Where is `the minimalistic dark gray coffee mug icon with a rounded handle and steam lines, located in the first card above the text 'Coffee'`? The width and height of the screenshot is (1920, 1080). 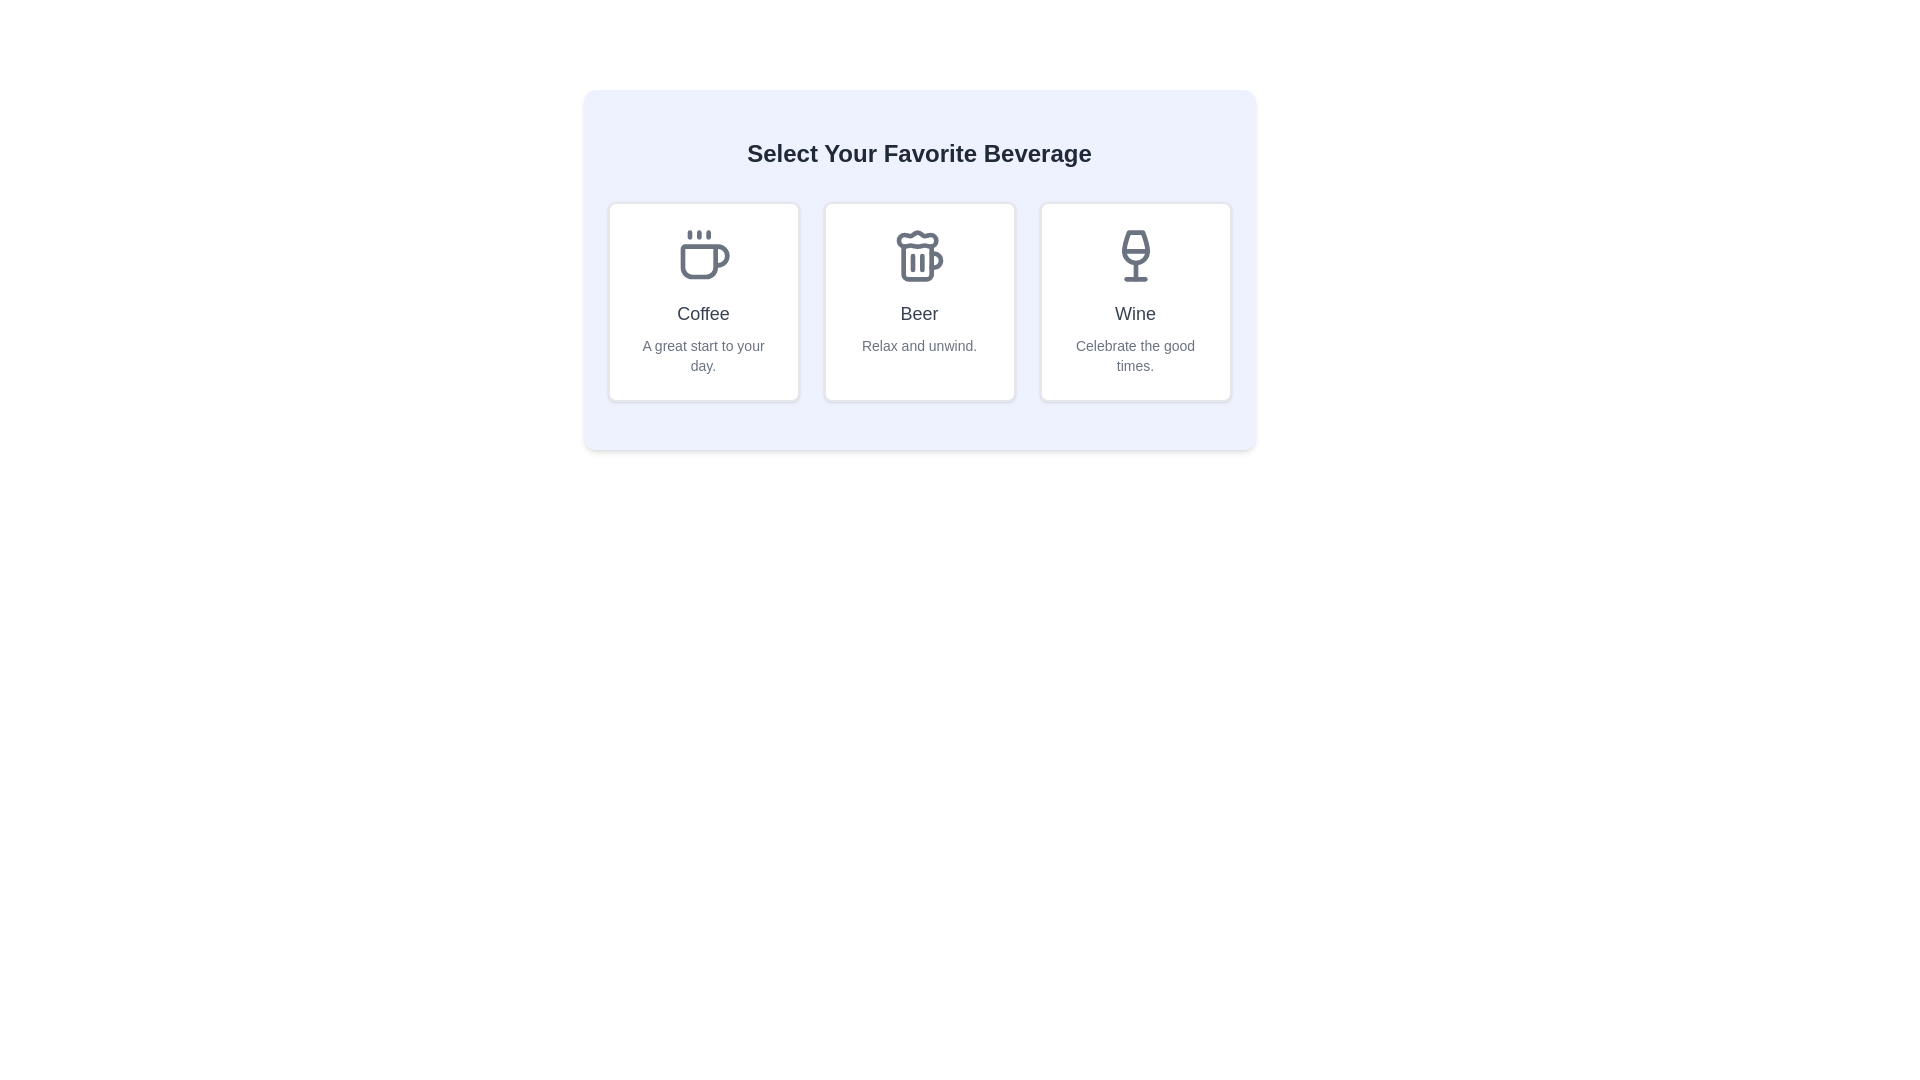 the minimalistic dark gray coffee mug icon with a rounded handle and steam lines, located in the first card above the text 'Coffee' is located at coordinates (703, 254).